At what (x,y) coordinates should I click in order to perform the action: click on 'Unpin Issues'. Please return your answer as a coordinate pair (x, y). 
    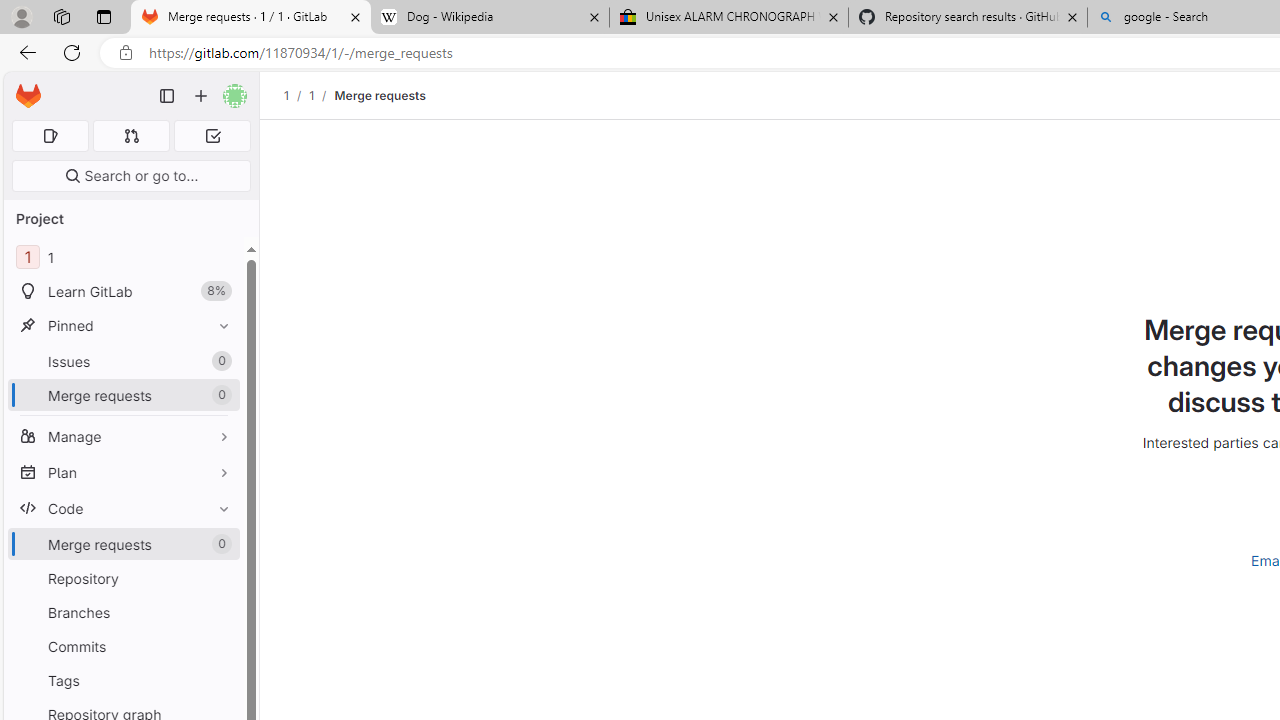
    Looking at the image, I should click on (219, 361).